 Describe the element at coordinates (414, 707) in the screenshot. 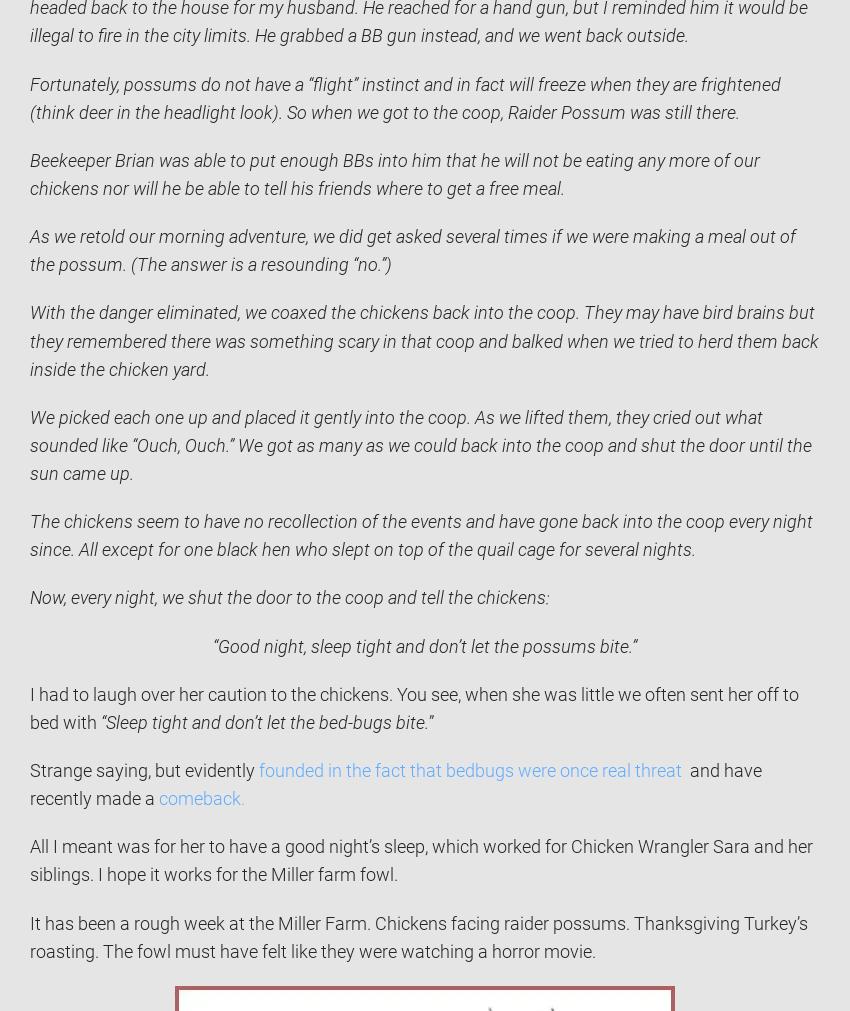

I see `'I had to laugh over her caution to the chickens. You see, when she was little we often sent her off to bed with'` at that location.